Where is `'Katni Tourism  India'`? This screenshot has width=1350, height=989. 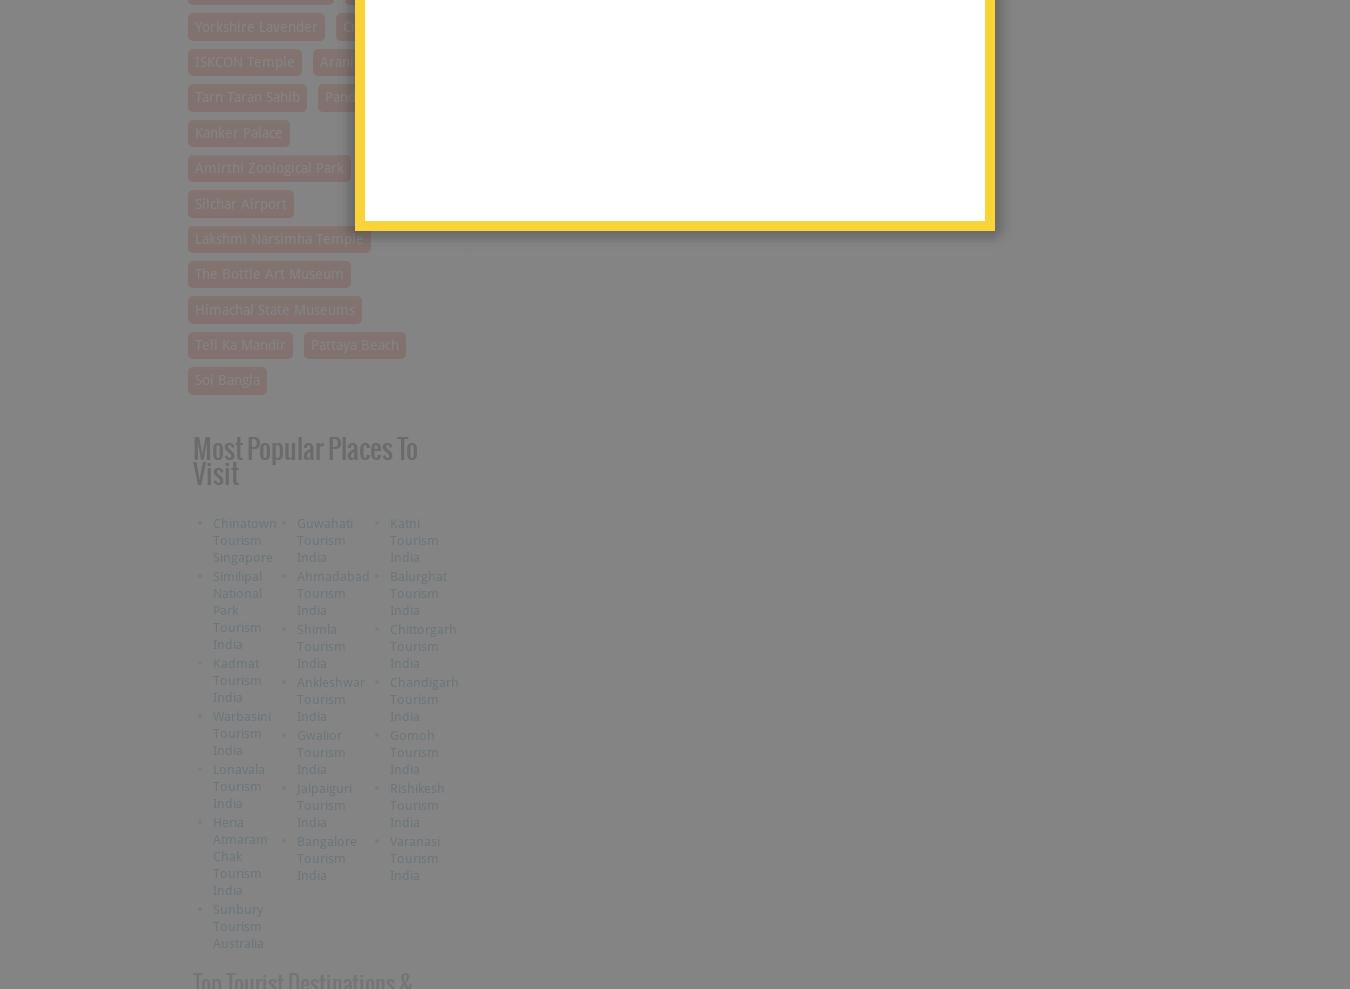 'Katni Tourism  India' is located at coordinates (413, 539).